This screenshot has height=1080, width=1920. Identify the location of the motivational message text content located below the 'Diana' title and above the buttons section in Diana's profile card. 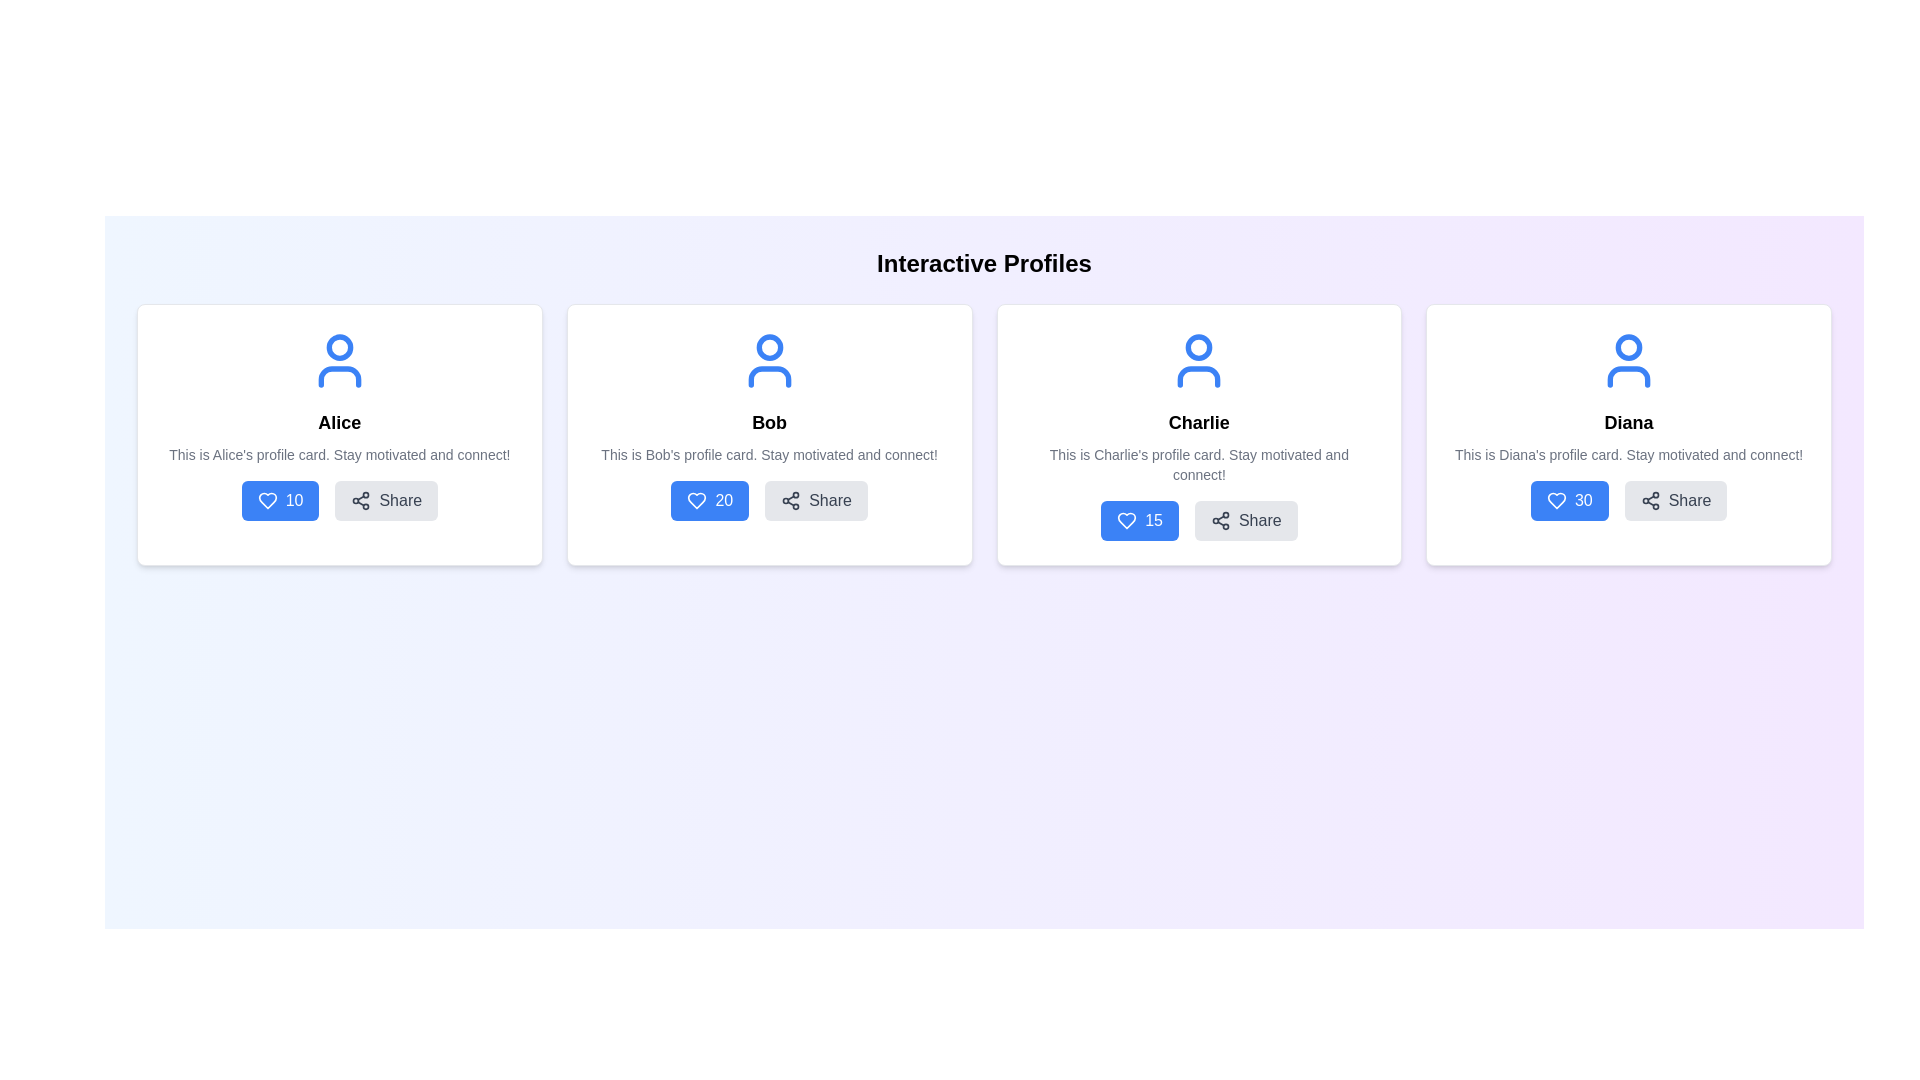
(1629, 455).